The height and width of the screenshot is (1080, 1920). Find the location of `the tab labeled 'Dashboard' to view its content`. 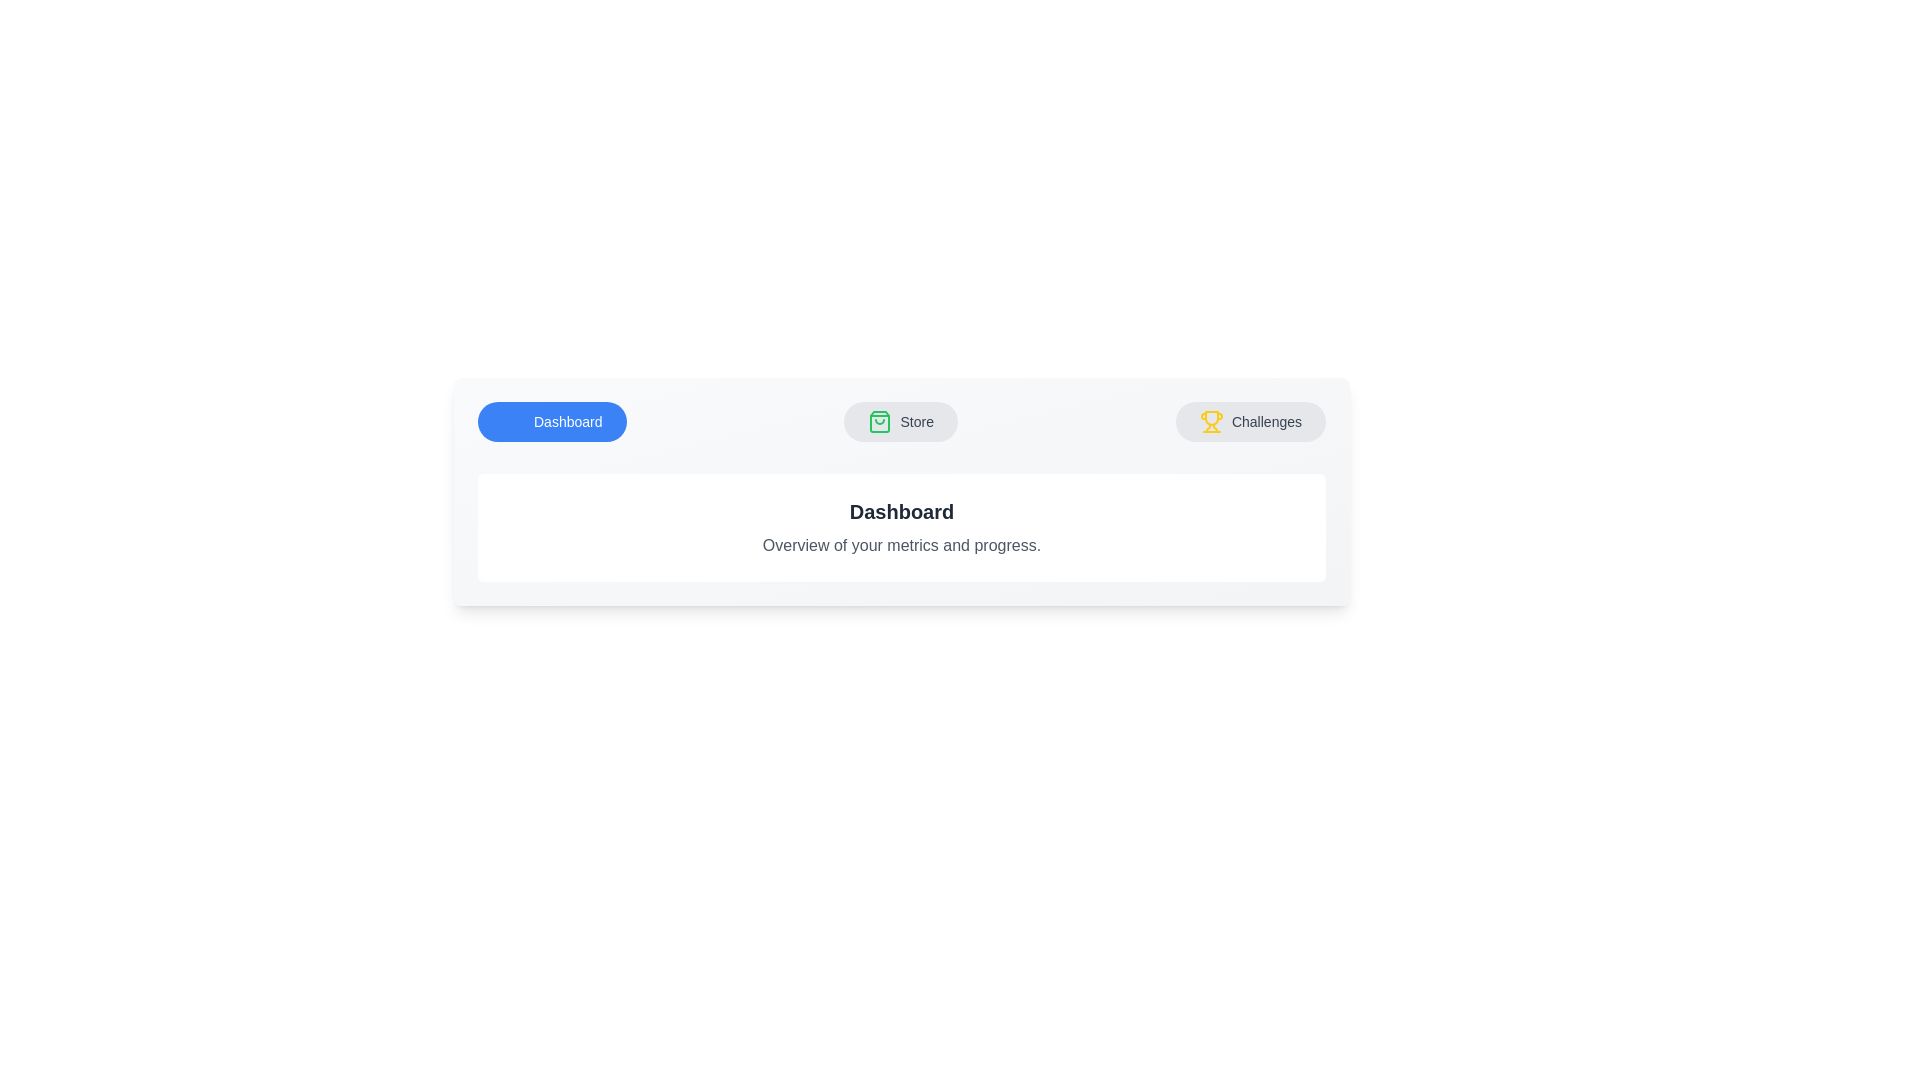

the tab labeled 'Dashboard' to view its content is located at coordinates (552, 420).